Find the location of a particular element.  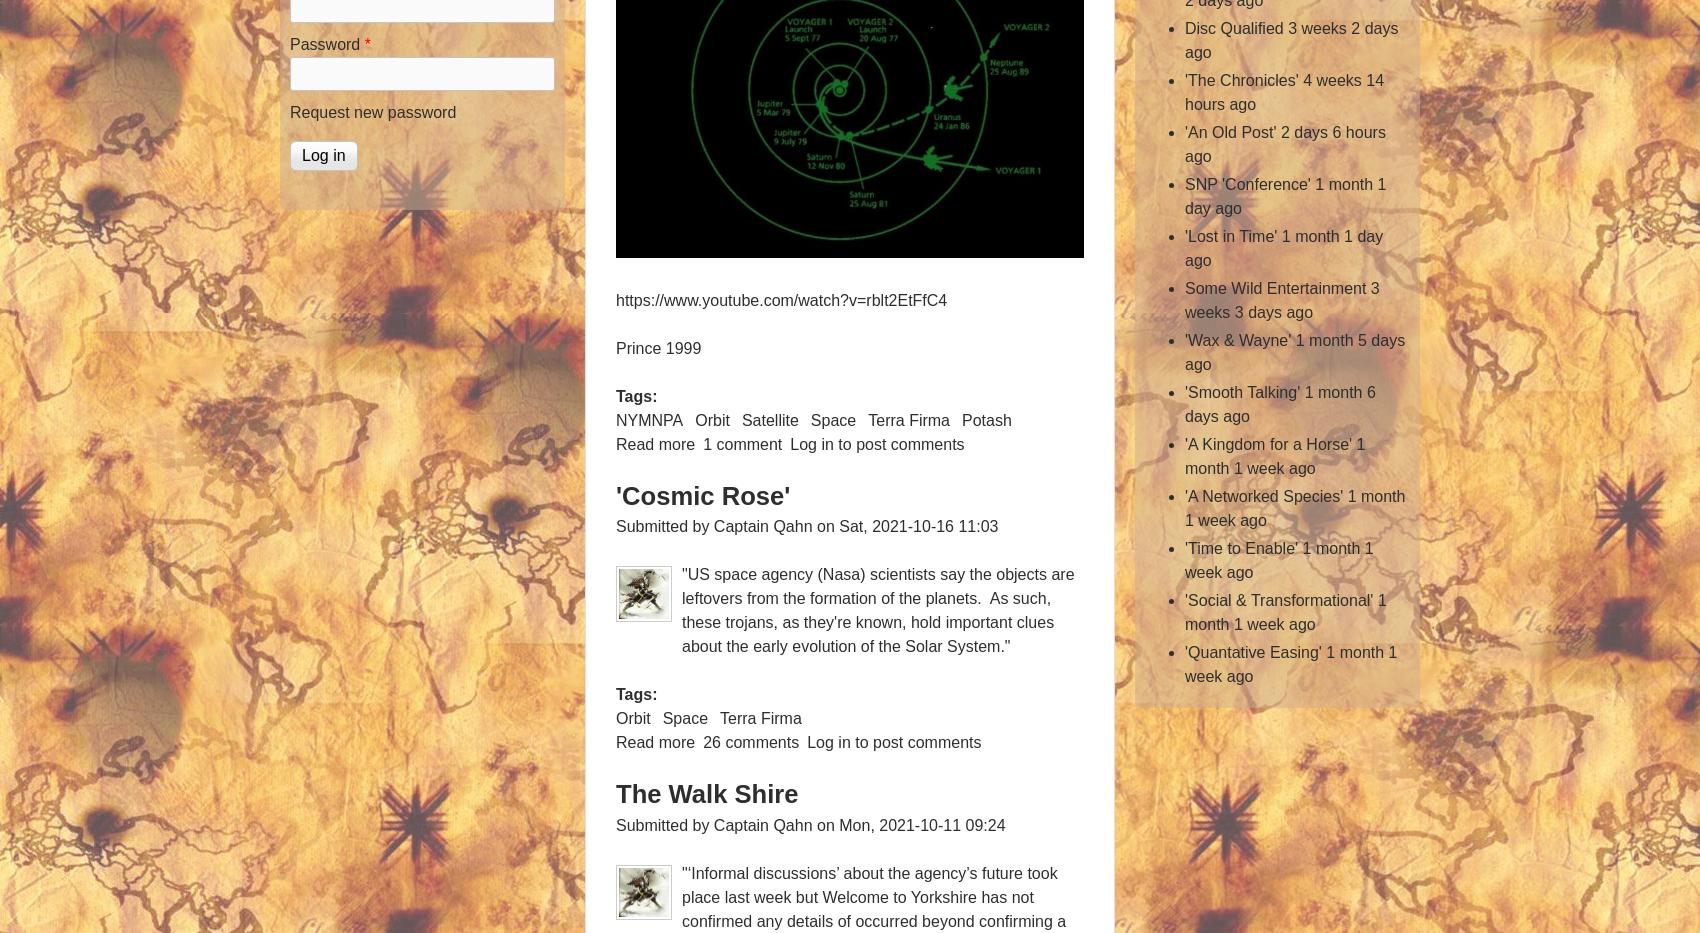

''A Networked Species'' is located at coordinates (1184, 496).